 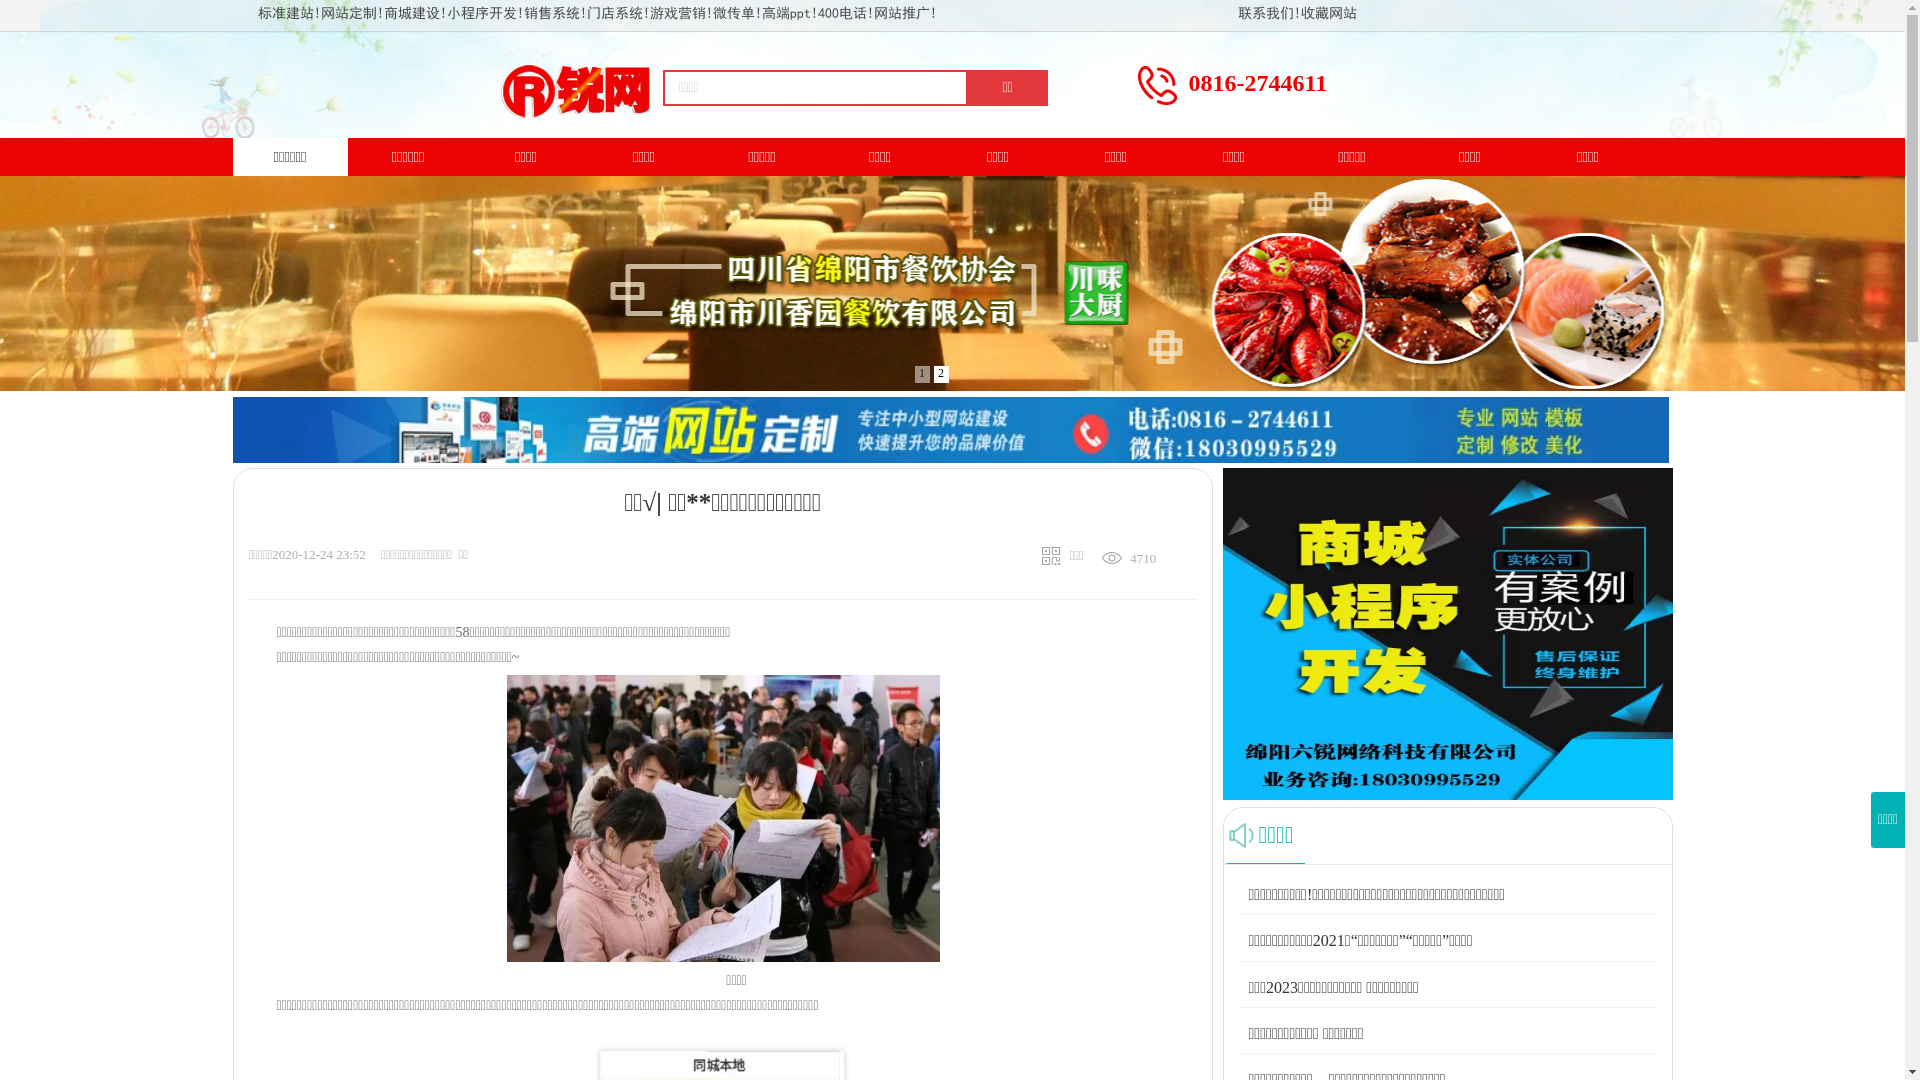 I want to click on '2', so click(x=940, y=374).